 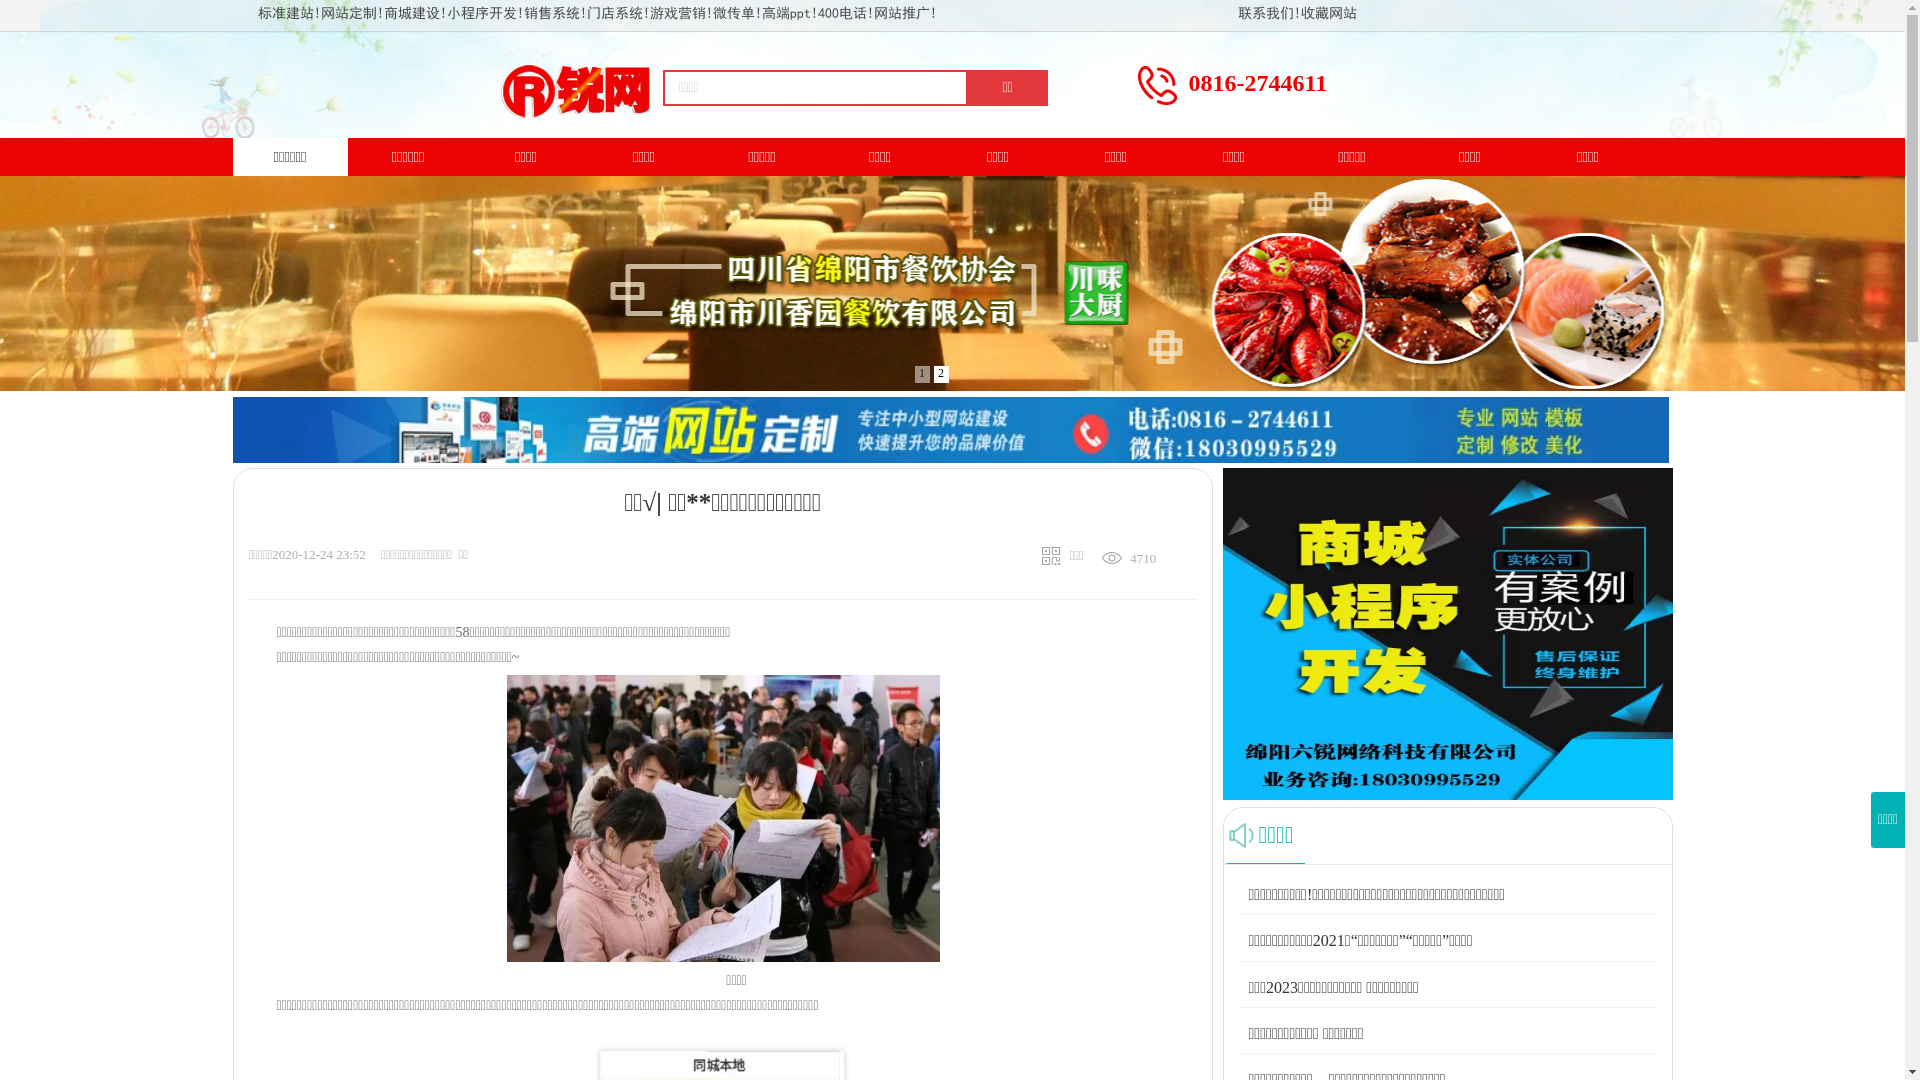 I want to click on '2', so click(x=940, y=374).